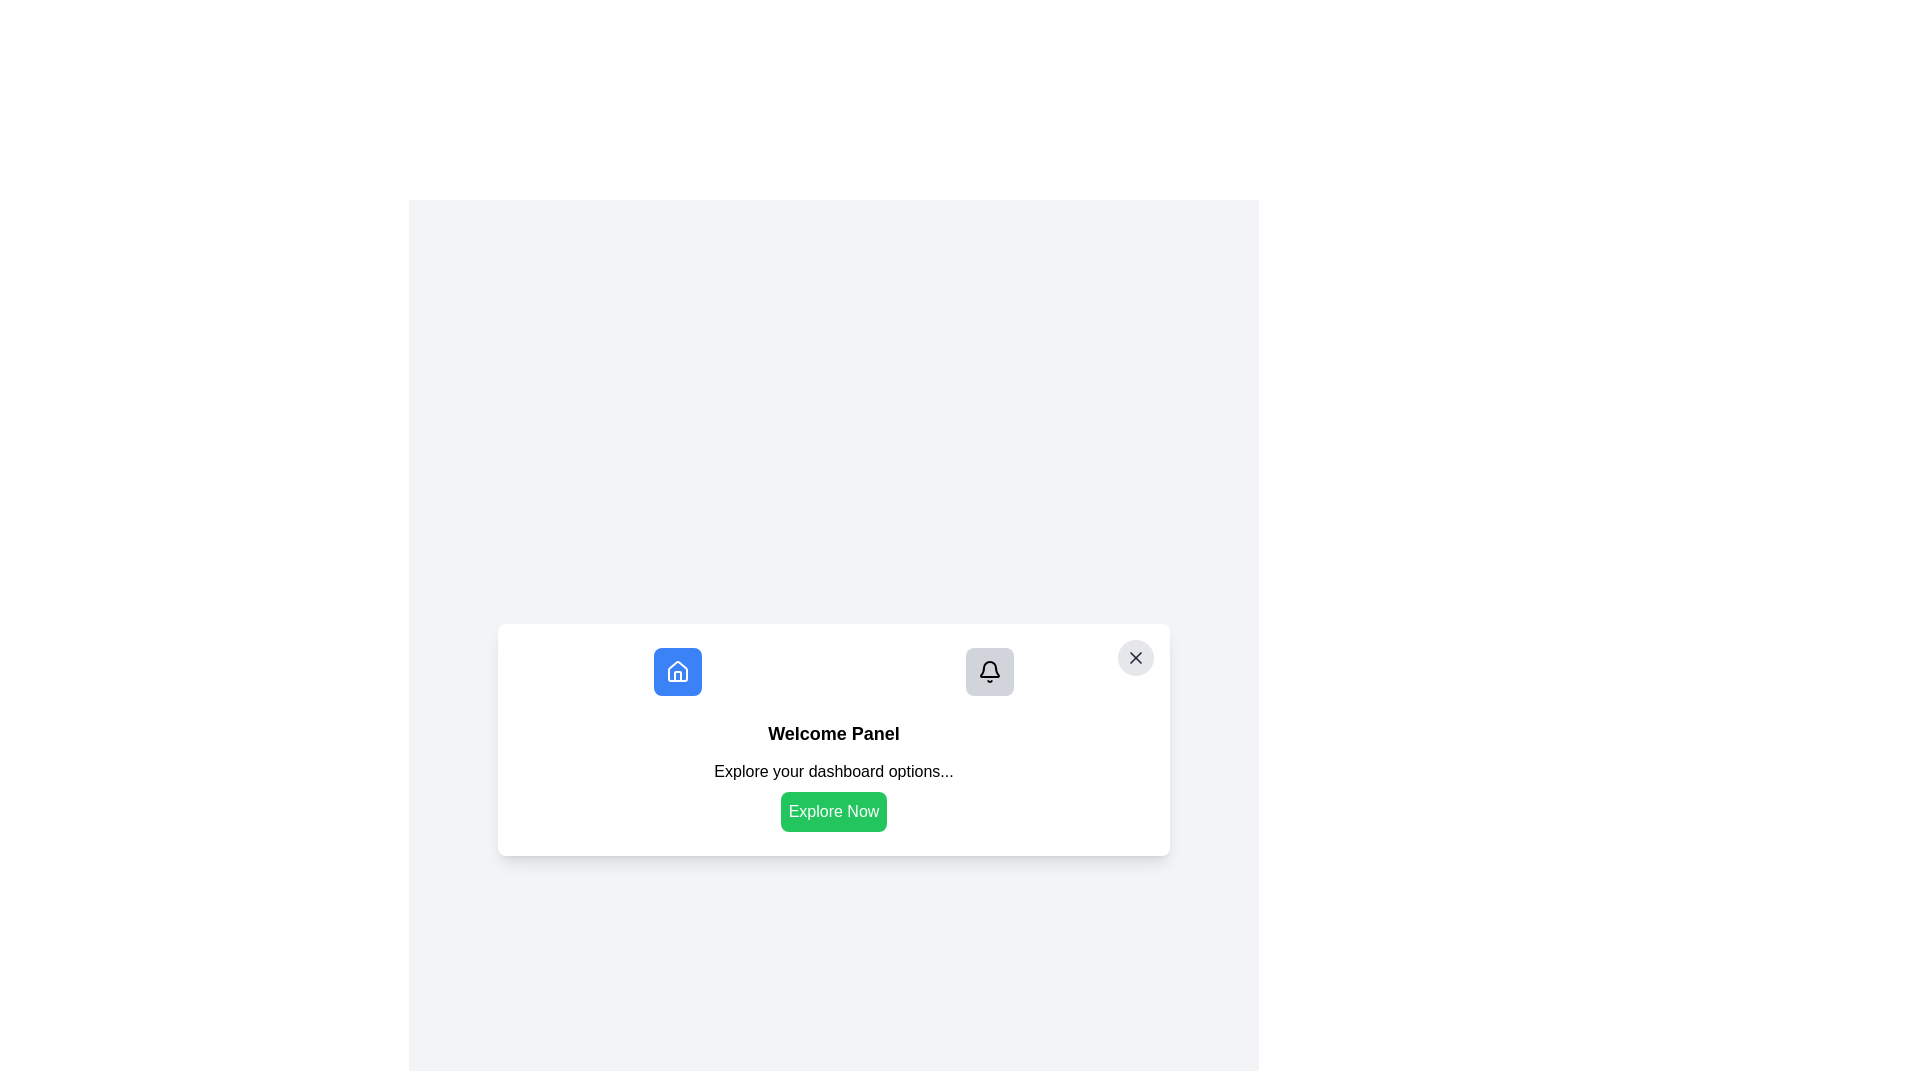 The image size is (1920, 1080). I want to click on the blue square button with rounded corners containing a white house icon, so click(677, 671).